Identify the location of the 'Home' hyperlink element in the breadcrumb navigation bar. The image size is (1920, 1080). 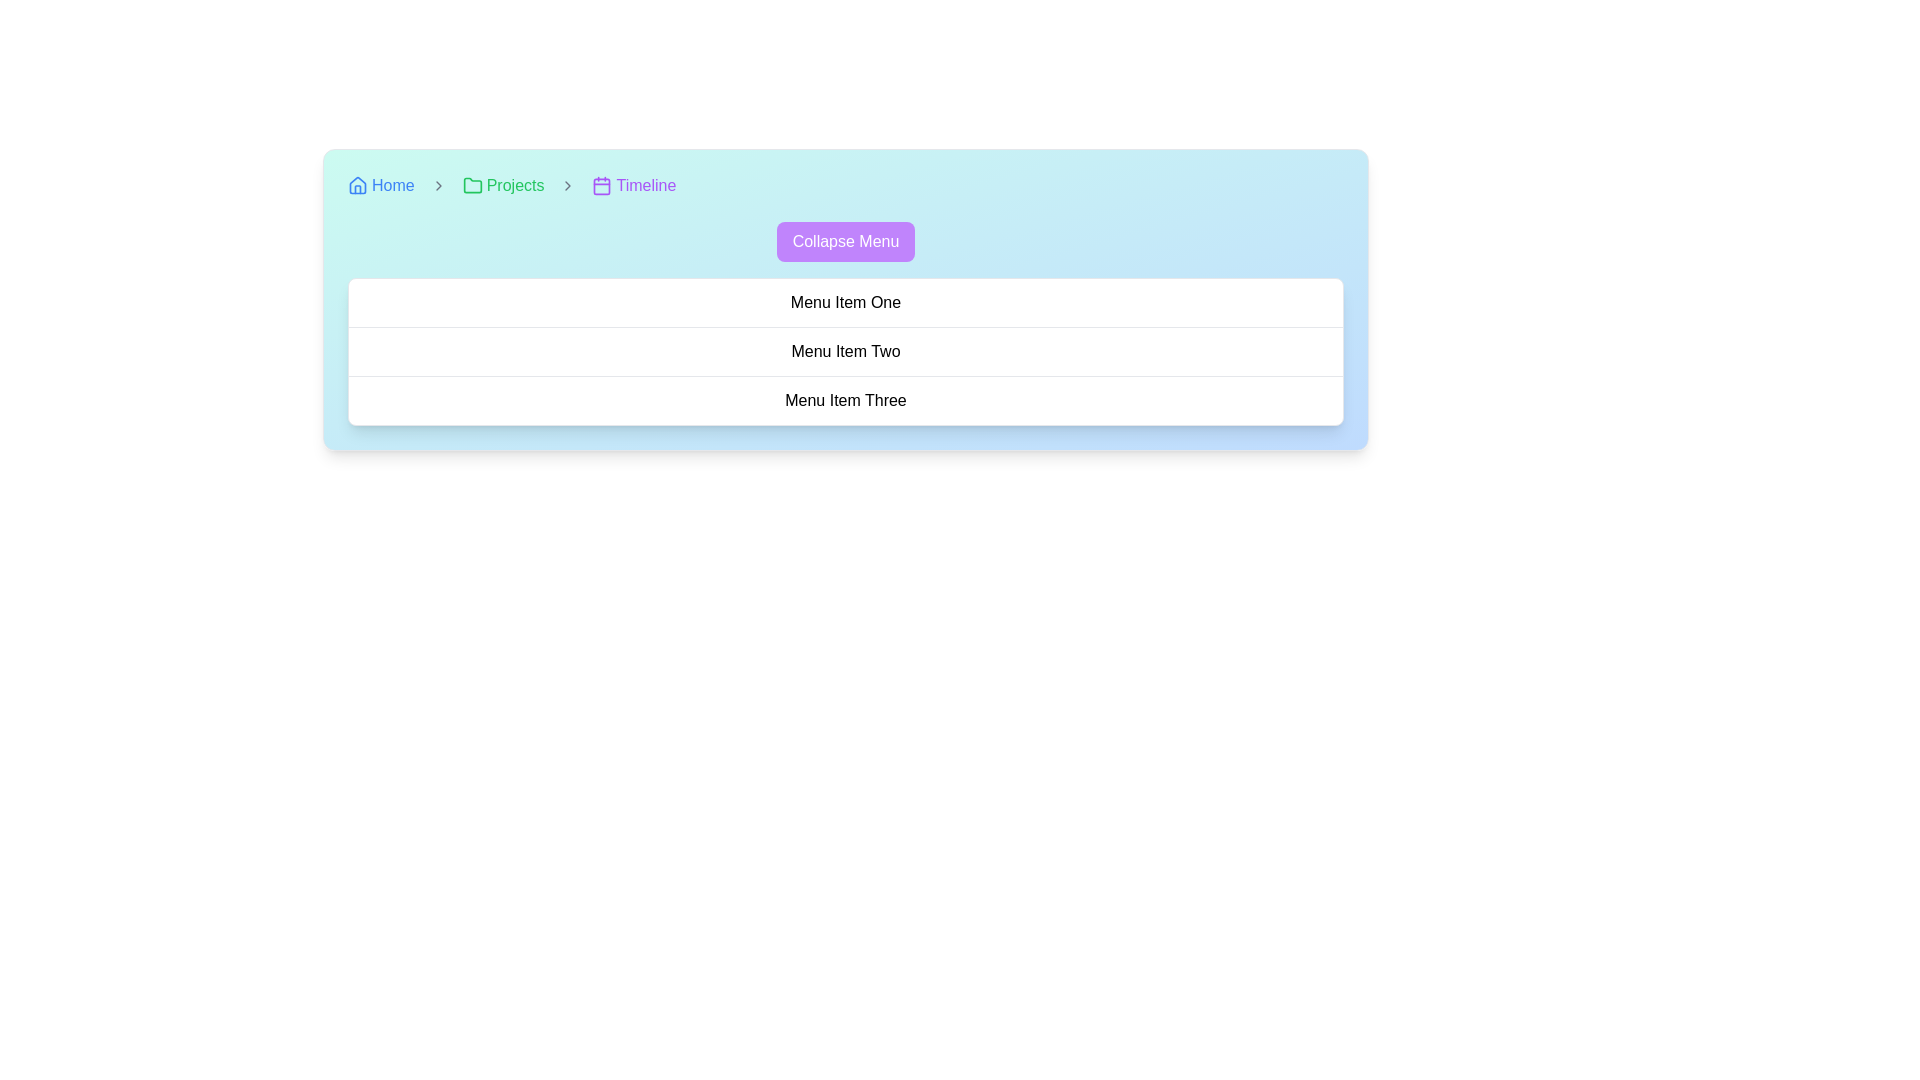
(381, 185).